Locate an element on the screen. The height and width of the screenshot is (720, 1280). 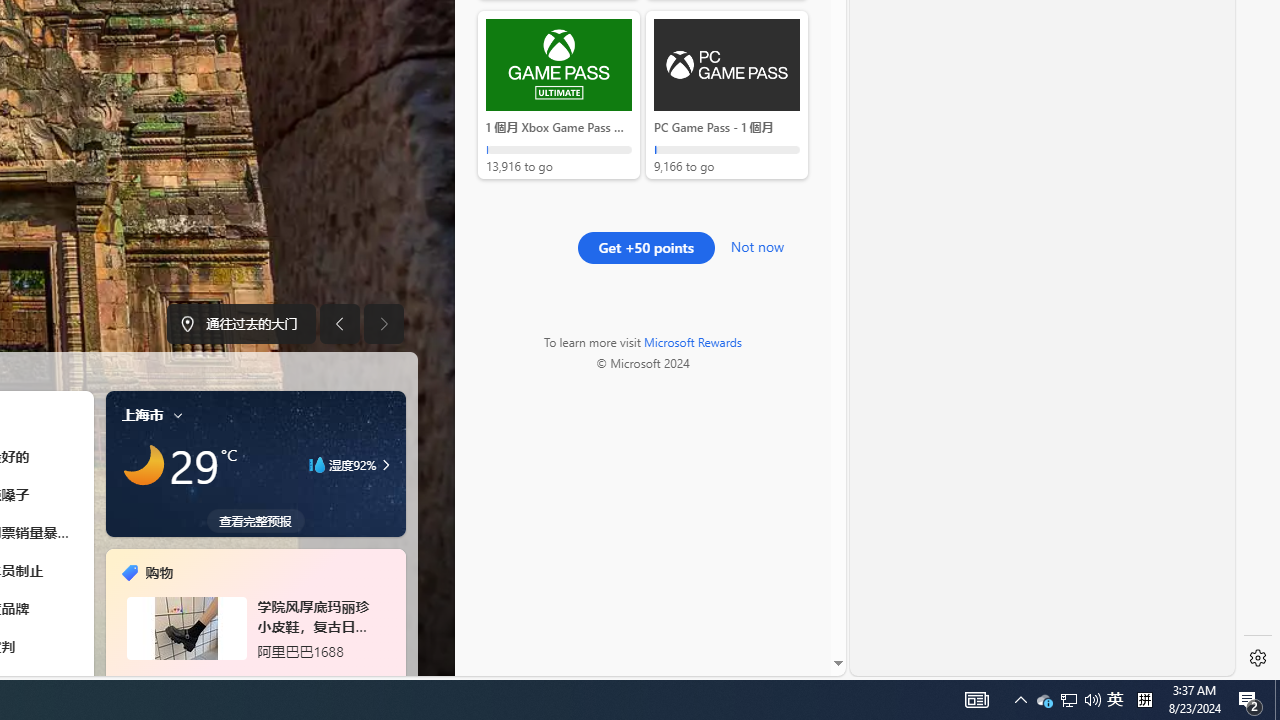
'Next image' is located at coordinates (384, 323).